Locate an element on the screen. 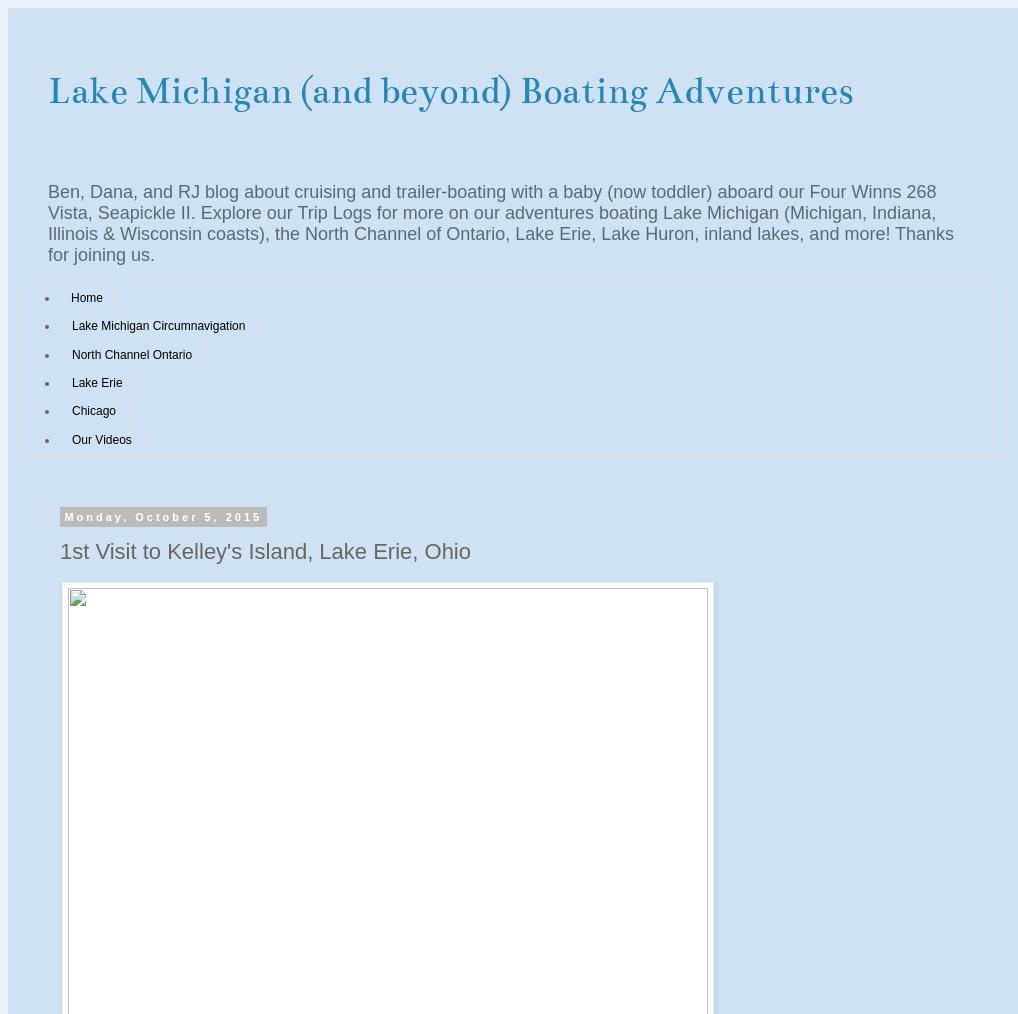 The height and width of the screenshot is (1014, 1018). '1st Visit to Kelley's Island, Lake Erie, Ohio' is located at coordinates (265, 550).